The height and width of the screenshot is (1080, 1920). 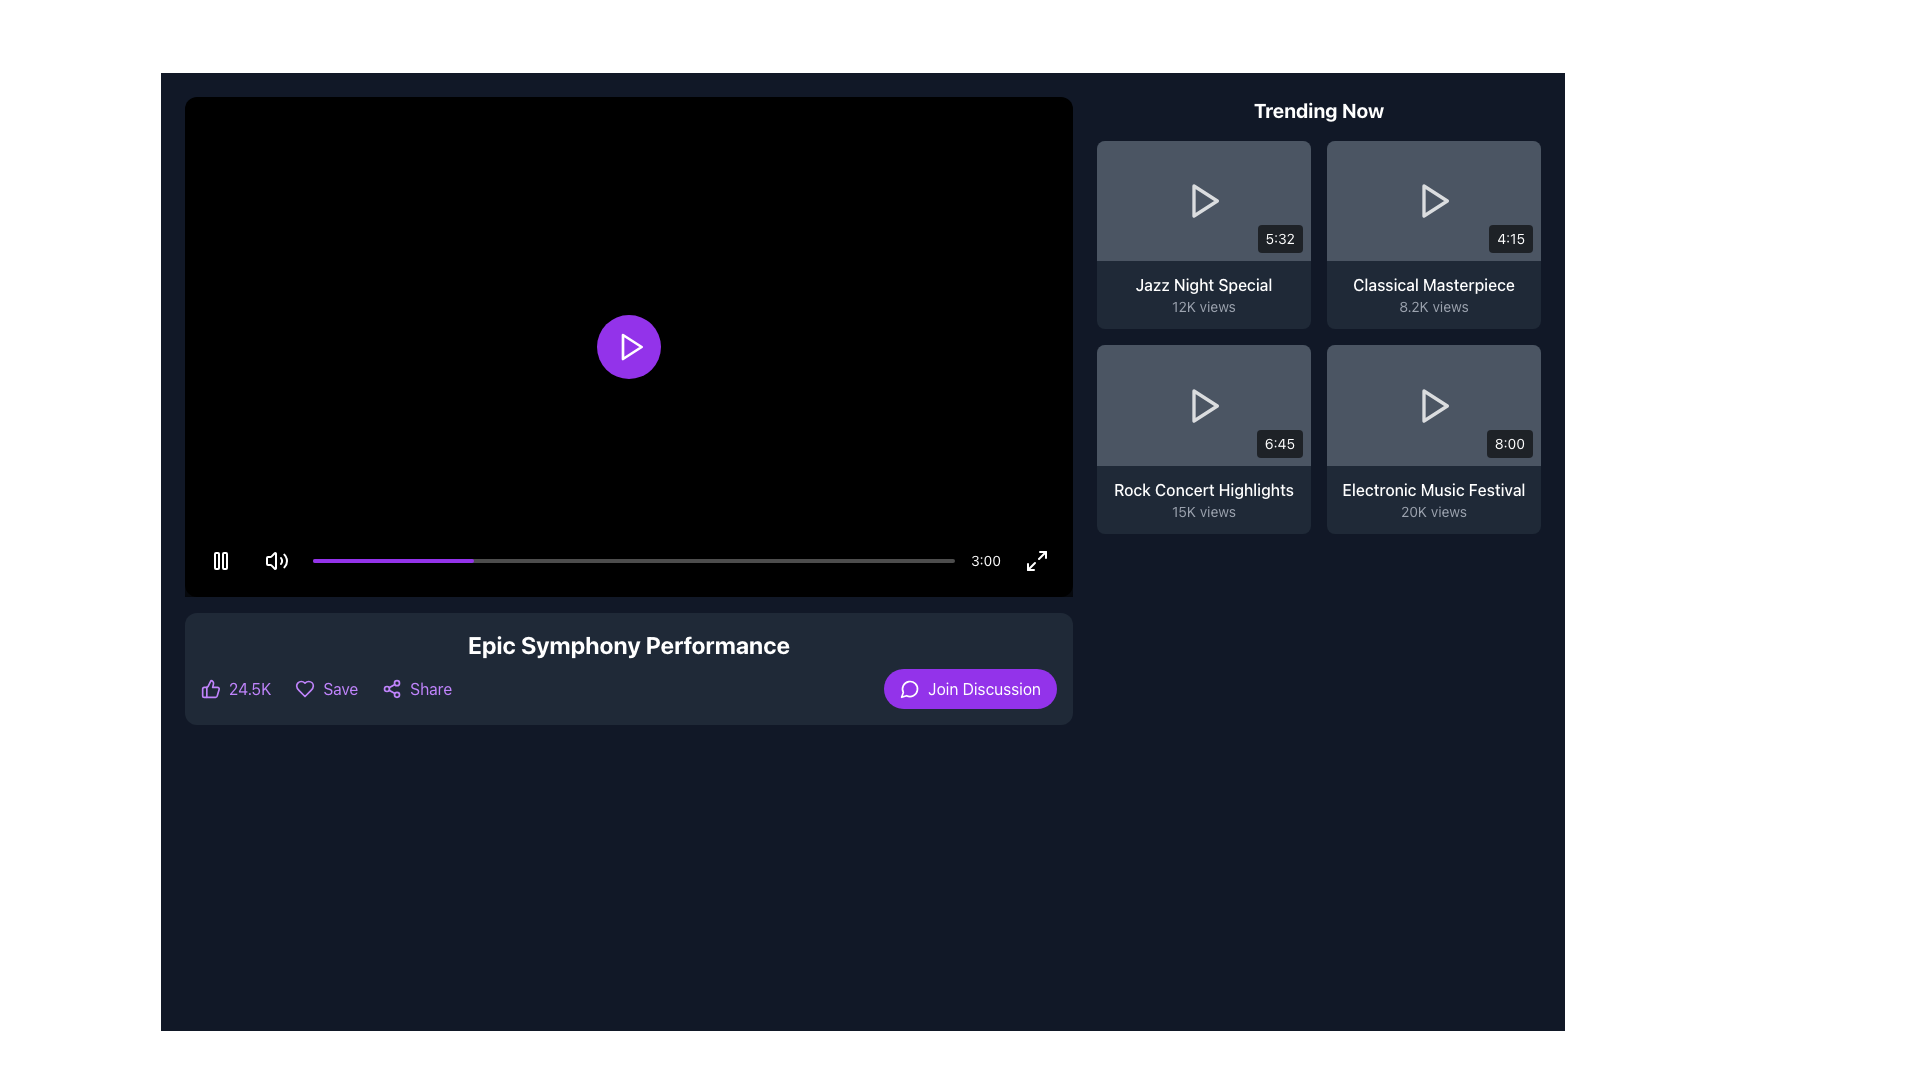 What do you see at coordinates (581, 560) in the screenshot?
I see `the video playback progress` at bounding box center [581, 560].